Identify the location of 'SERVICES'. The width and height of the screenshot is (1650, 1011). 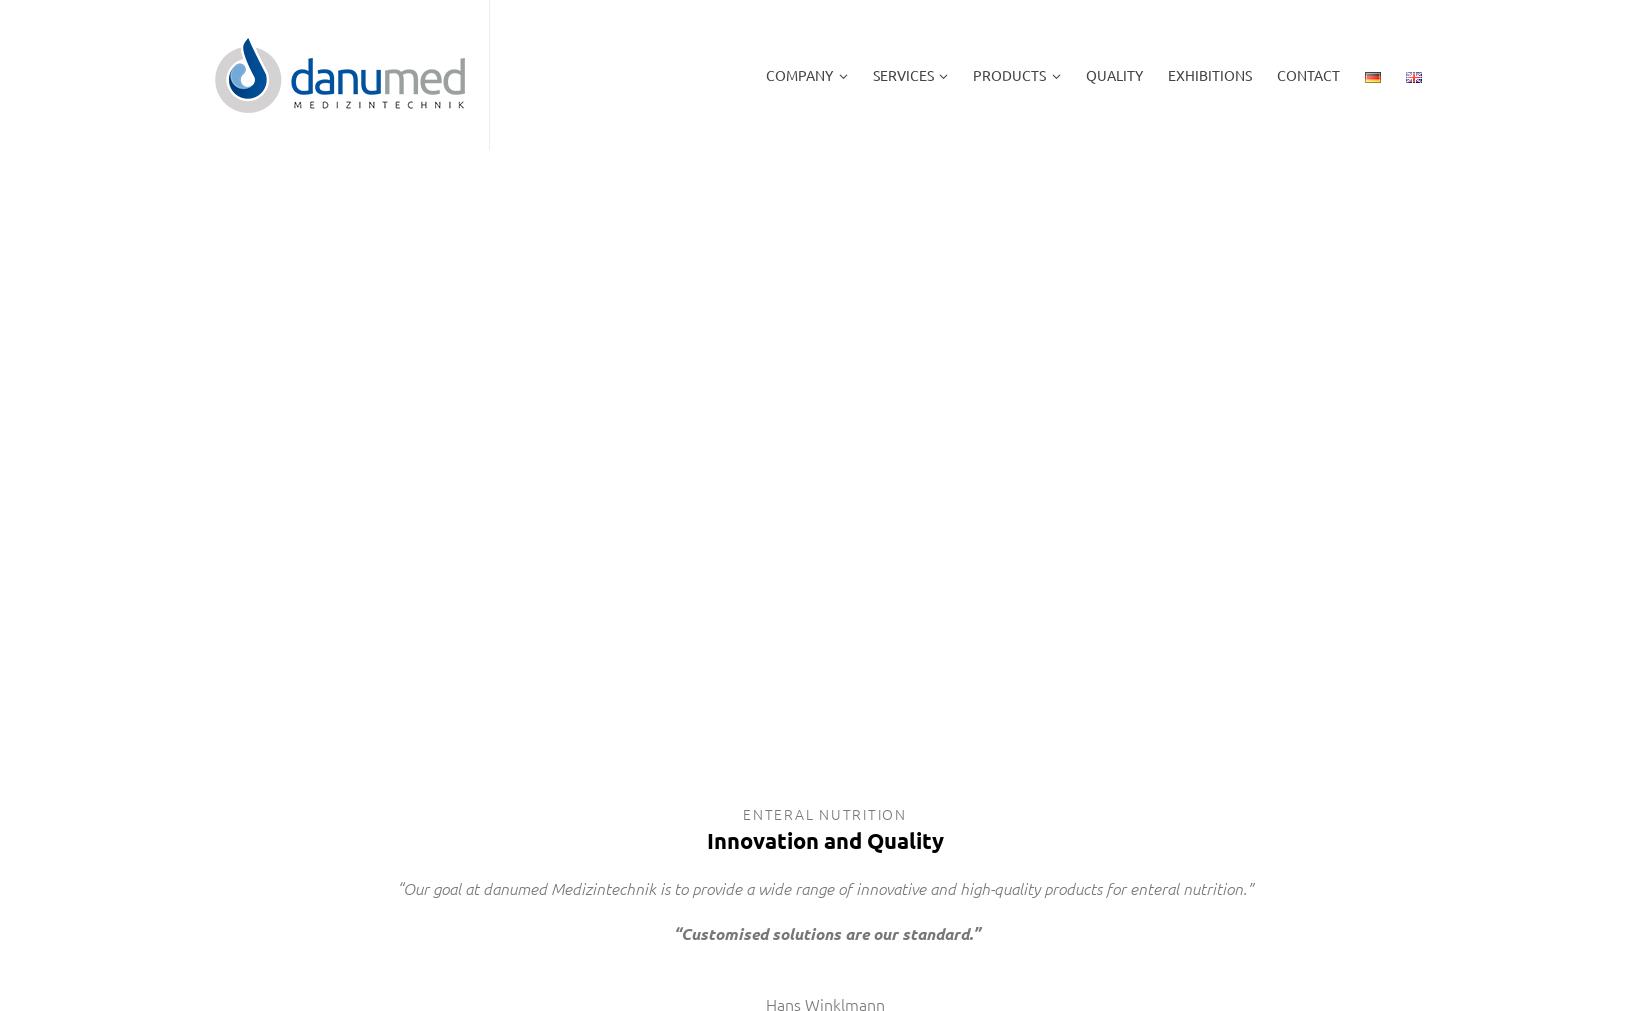
(872, 74).